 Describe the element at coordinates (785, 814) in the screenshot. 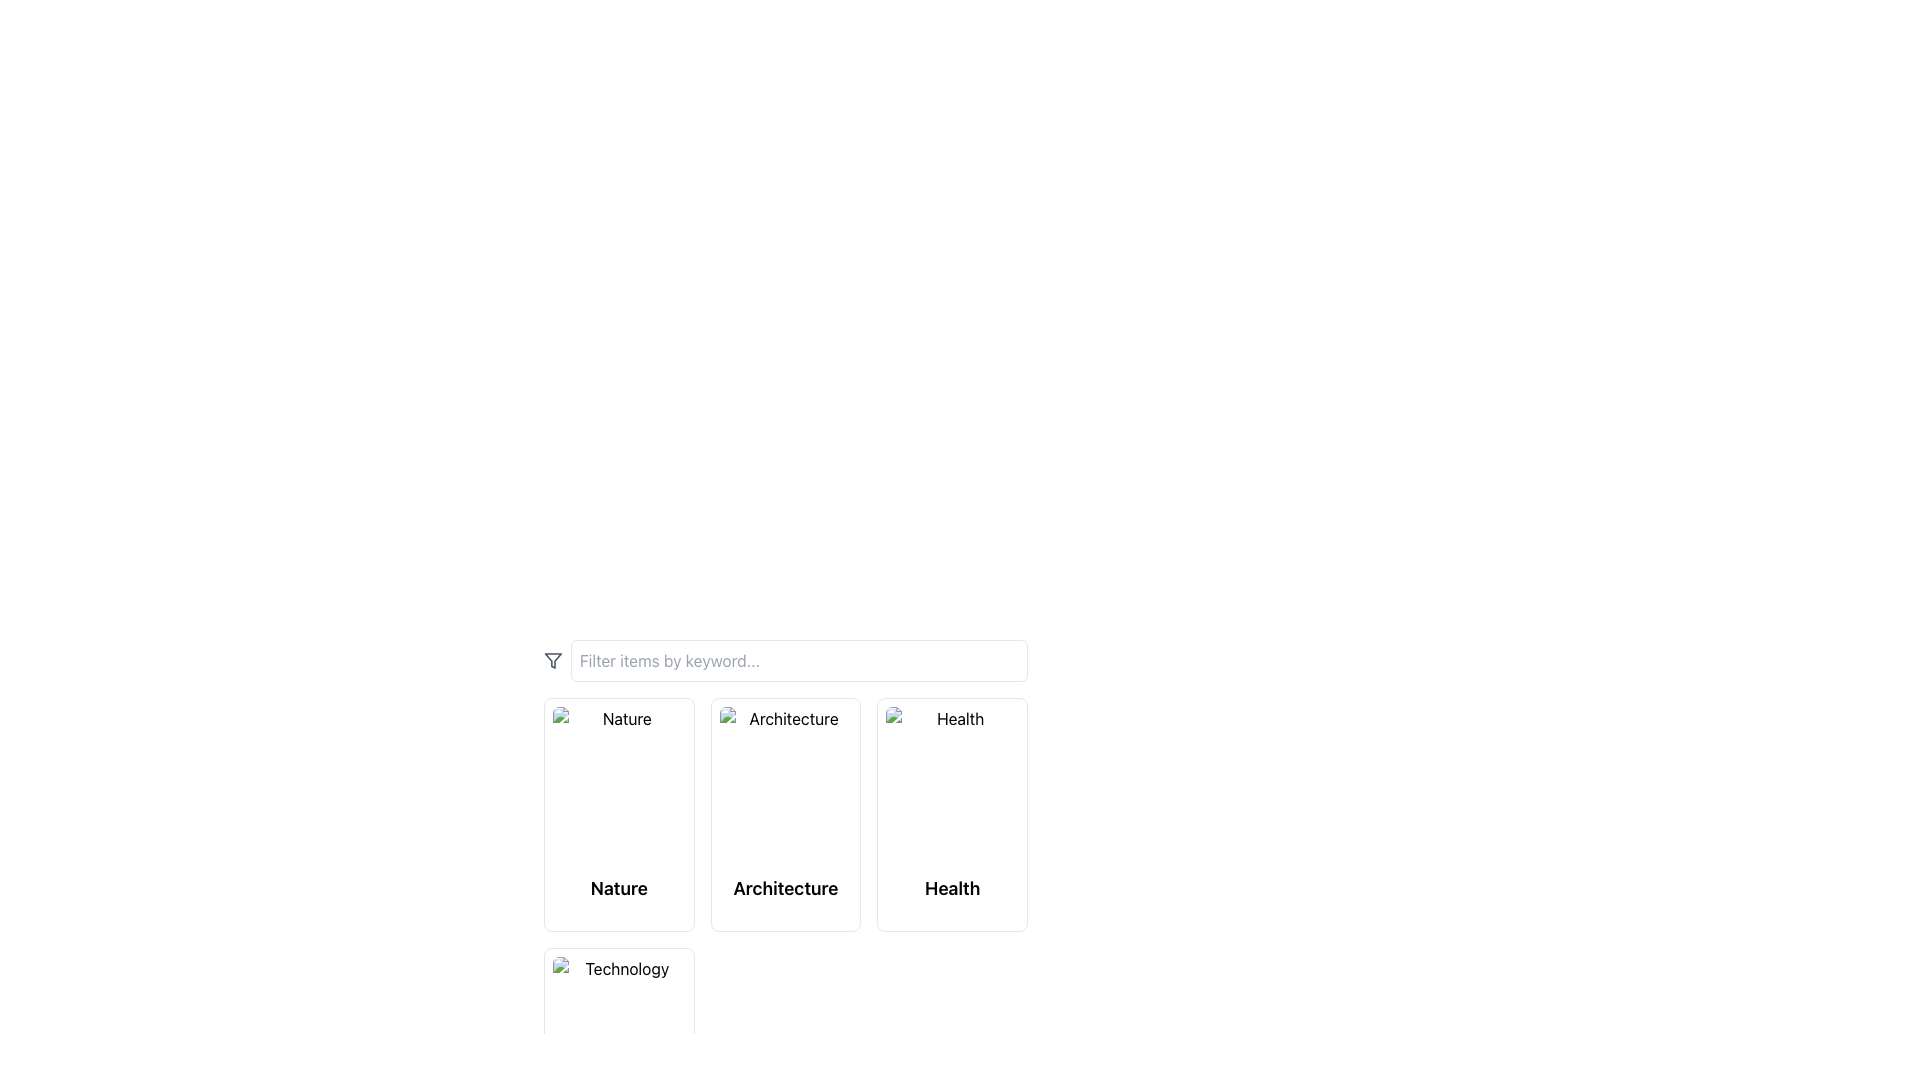

I see `the 'Architecture' card component to activate hover effects, located in the second position of a three-column grid layout between 'Nature' and 'Health'` at that location.